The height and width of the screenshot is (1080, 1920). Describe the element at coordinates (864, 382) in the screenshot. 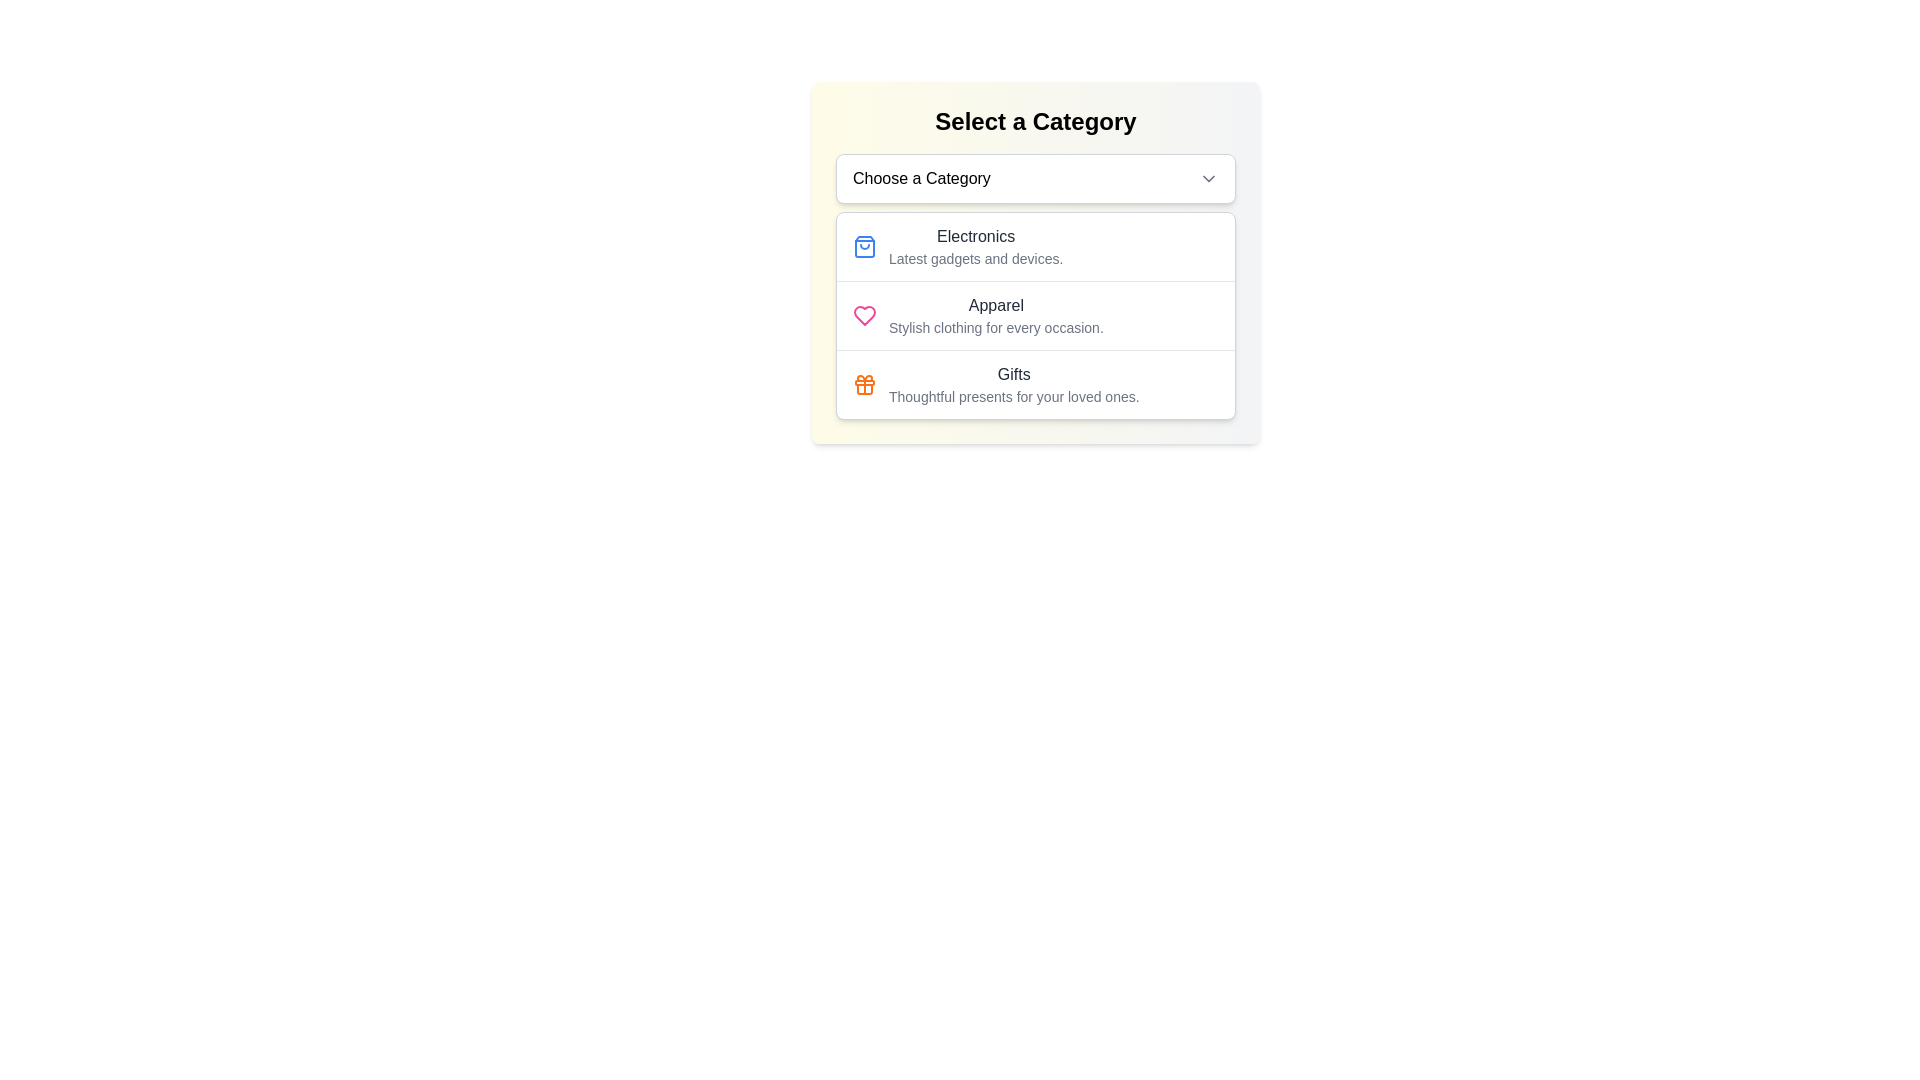

I see `the decorative graphic component that represents a ribbon around a gift box, located at the top-middle area of the gift box icon` at that location.